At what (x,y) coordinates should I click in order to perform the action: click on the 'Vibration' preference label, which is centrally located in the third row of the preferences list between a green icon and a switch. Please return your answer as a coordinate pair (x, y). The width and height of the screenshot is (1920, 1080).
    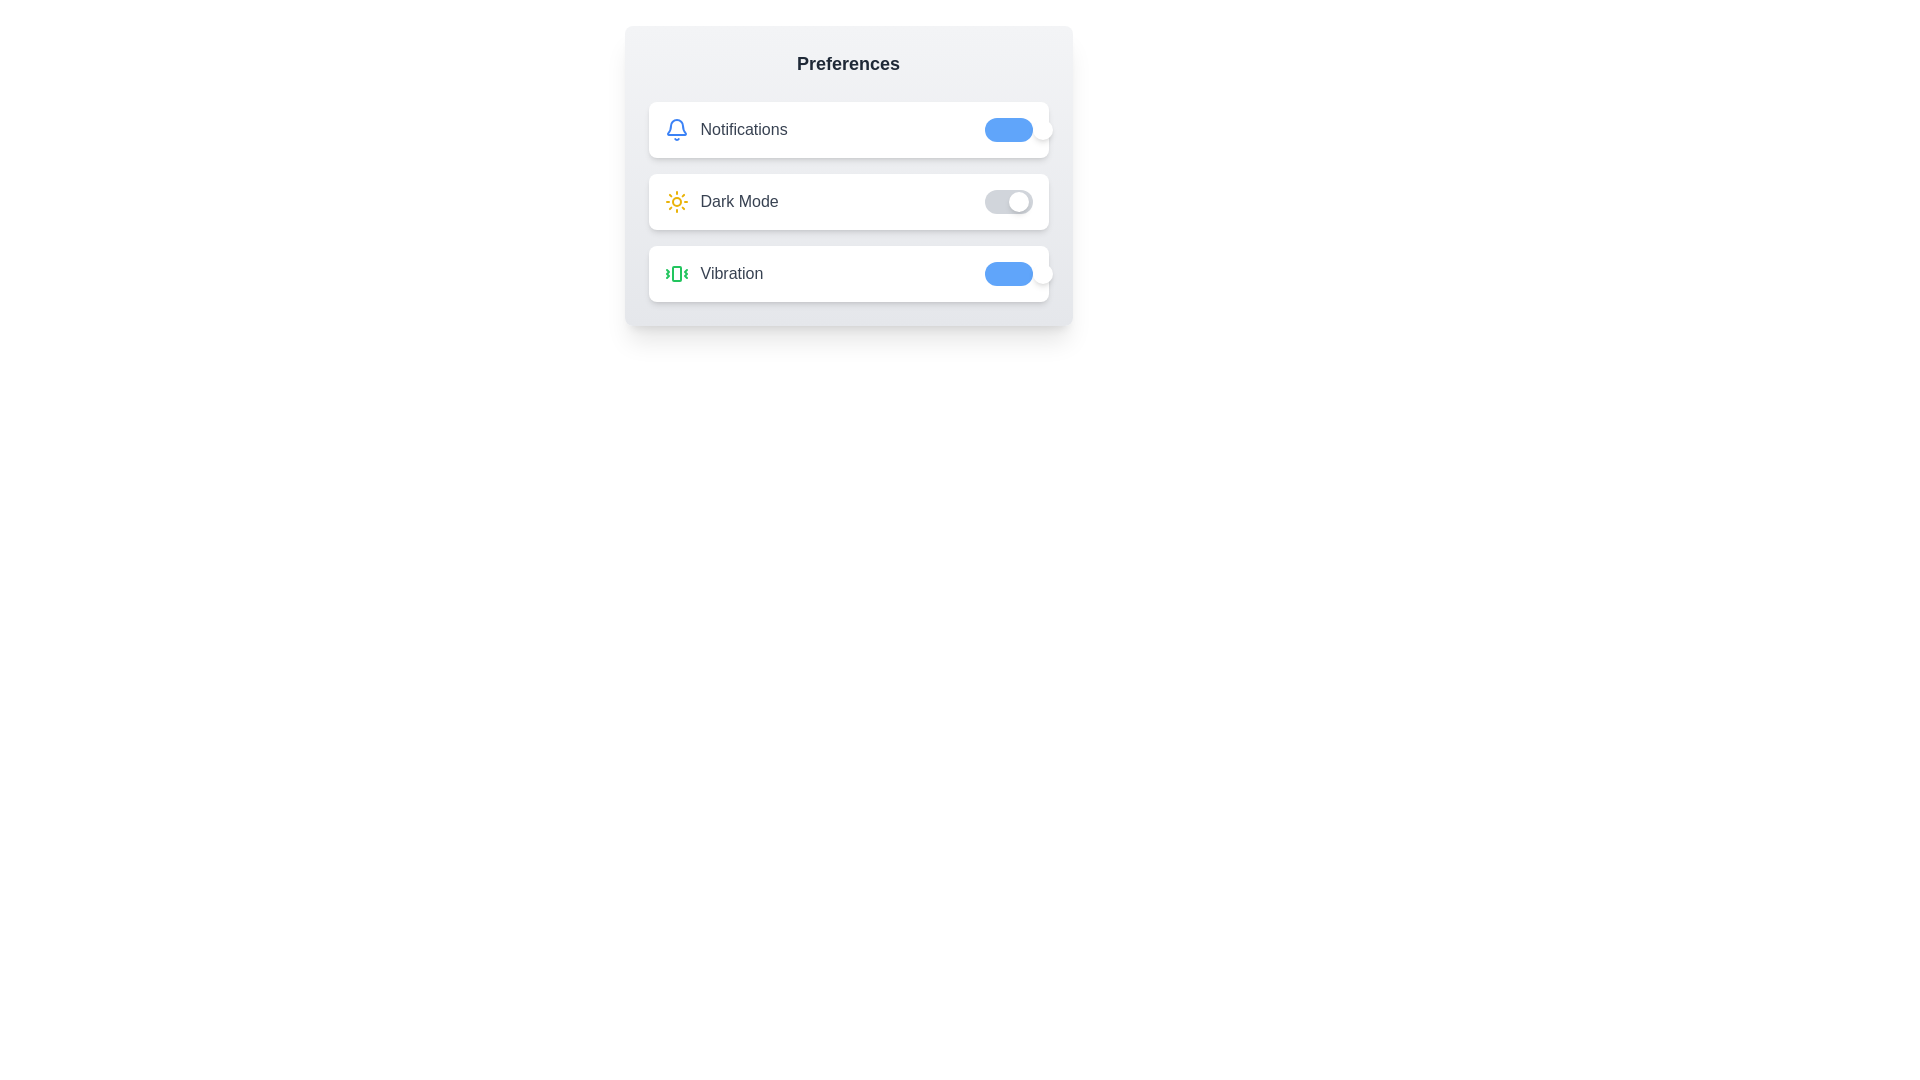
    Looking at the image, I should click on (730, 273).